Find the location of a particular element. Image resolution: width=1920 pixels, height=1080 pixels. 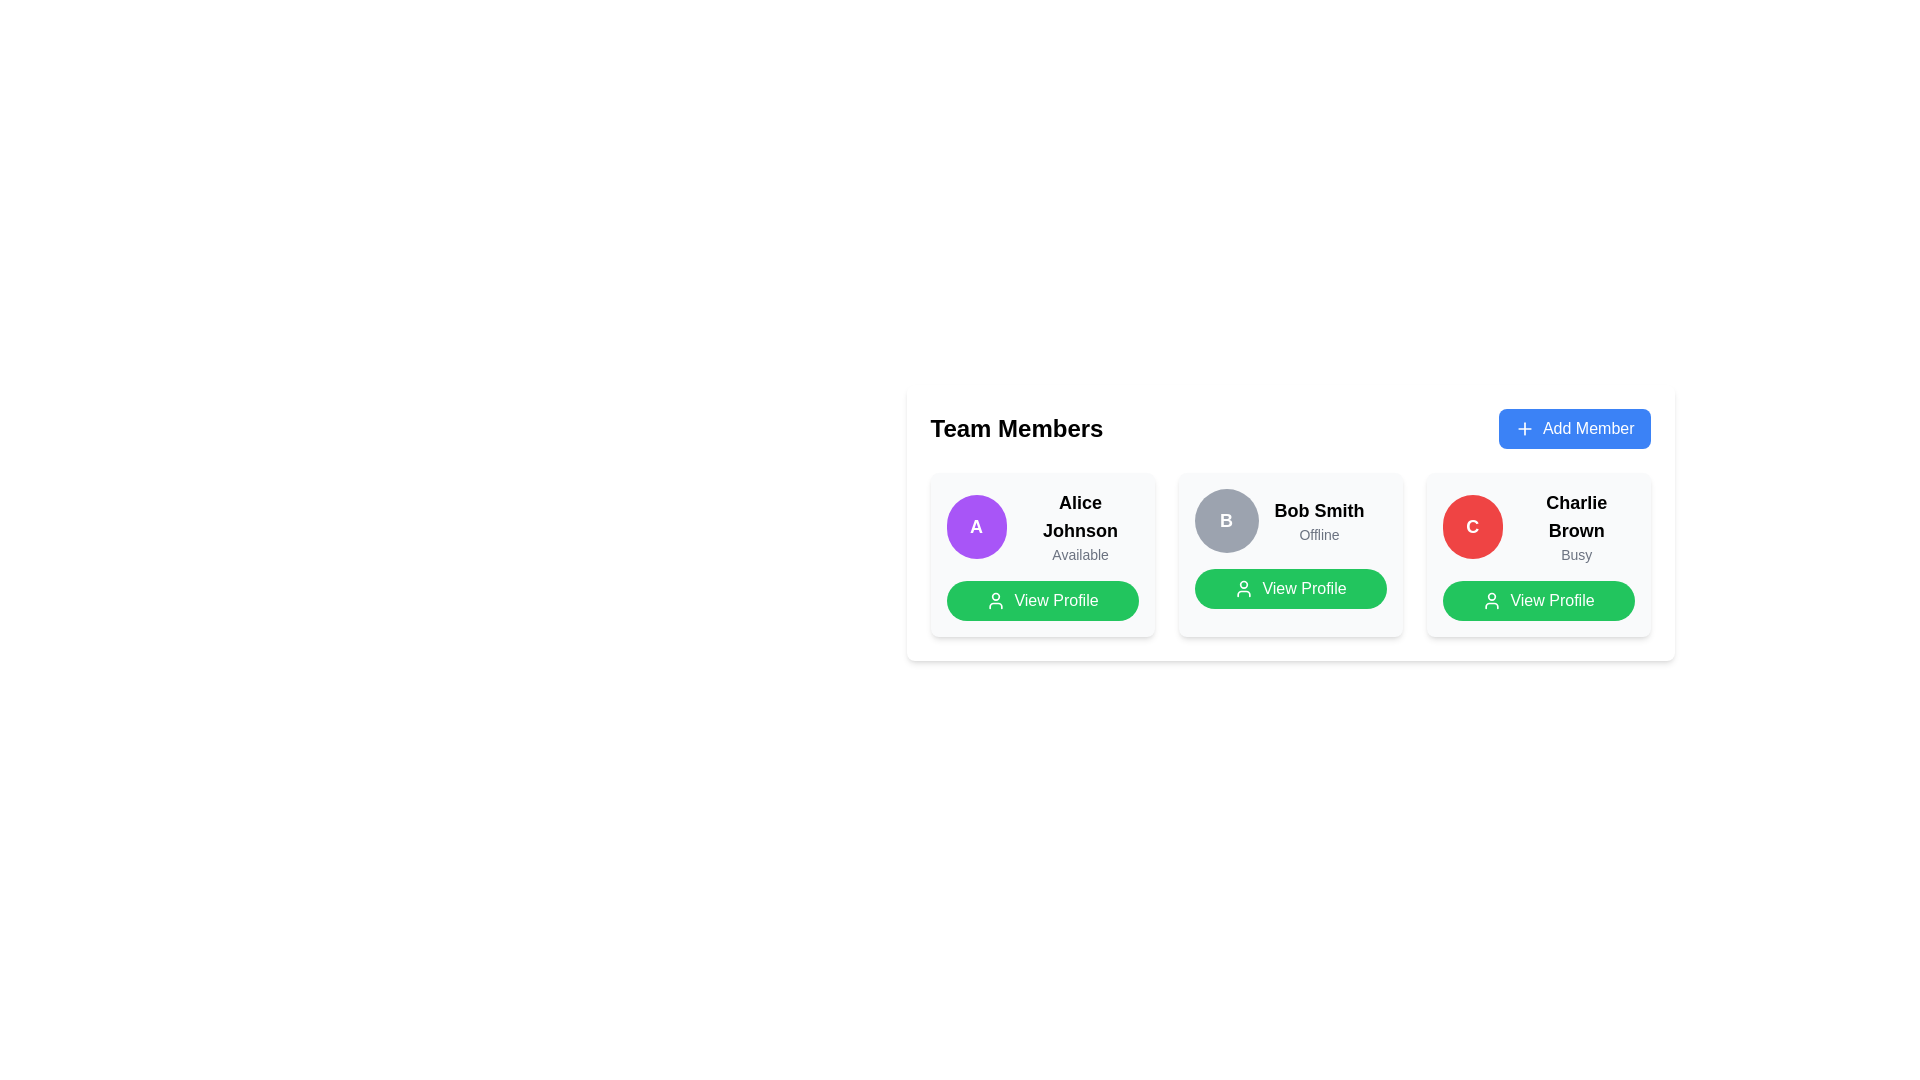

the text label displaying 'Available' in gray, located beneath 'Alice Johnson' in the 'Team Members' section of the profile card layout is located at coordinates (1079, 555).